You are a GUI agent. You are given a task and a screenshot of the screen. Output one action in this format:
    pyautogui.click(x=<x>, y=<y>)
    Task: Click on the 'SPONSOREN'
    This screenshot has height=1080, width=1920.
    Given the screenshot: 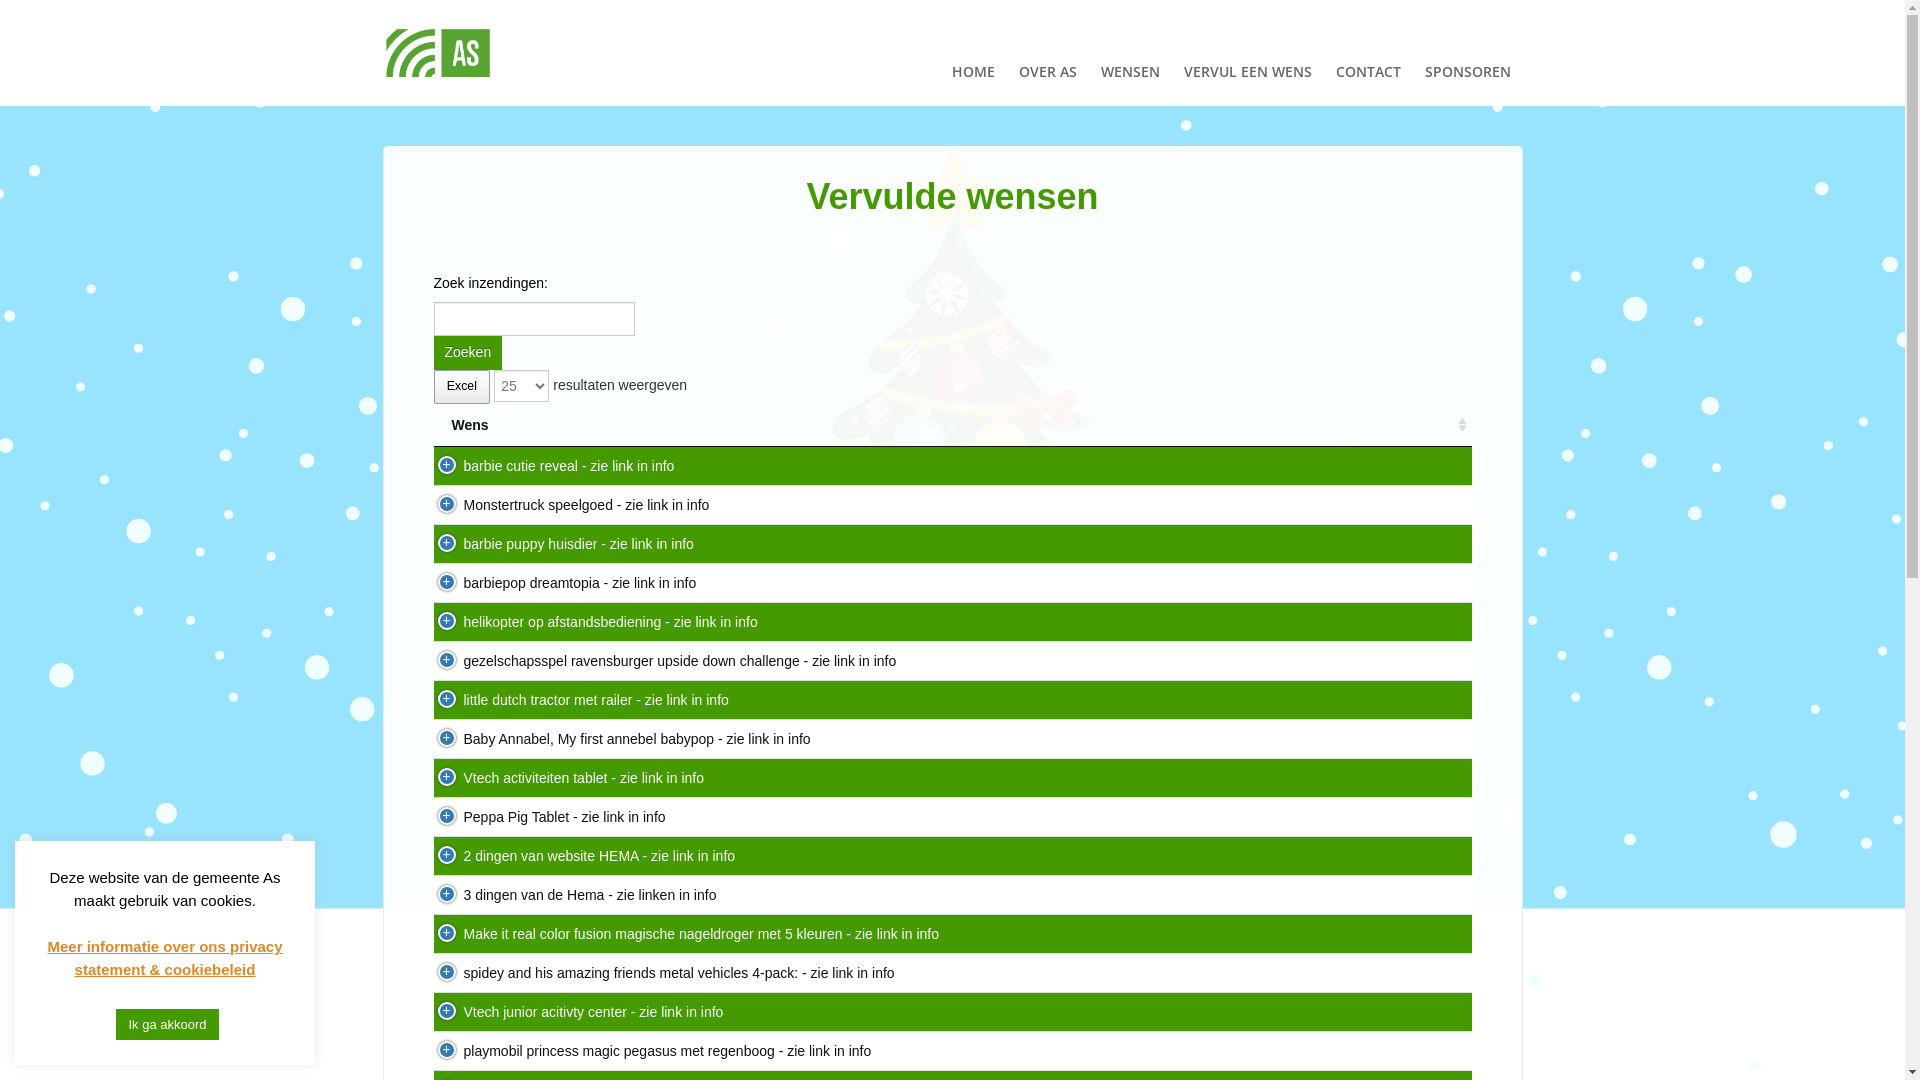 What is the action you would take?
    pyautogui.click(x=1467, y=52)
    